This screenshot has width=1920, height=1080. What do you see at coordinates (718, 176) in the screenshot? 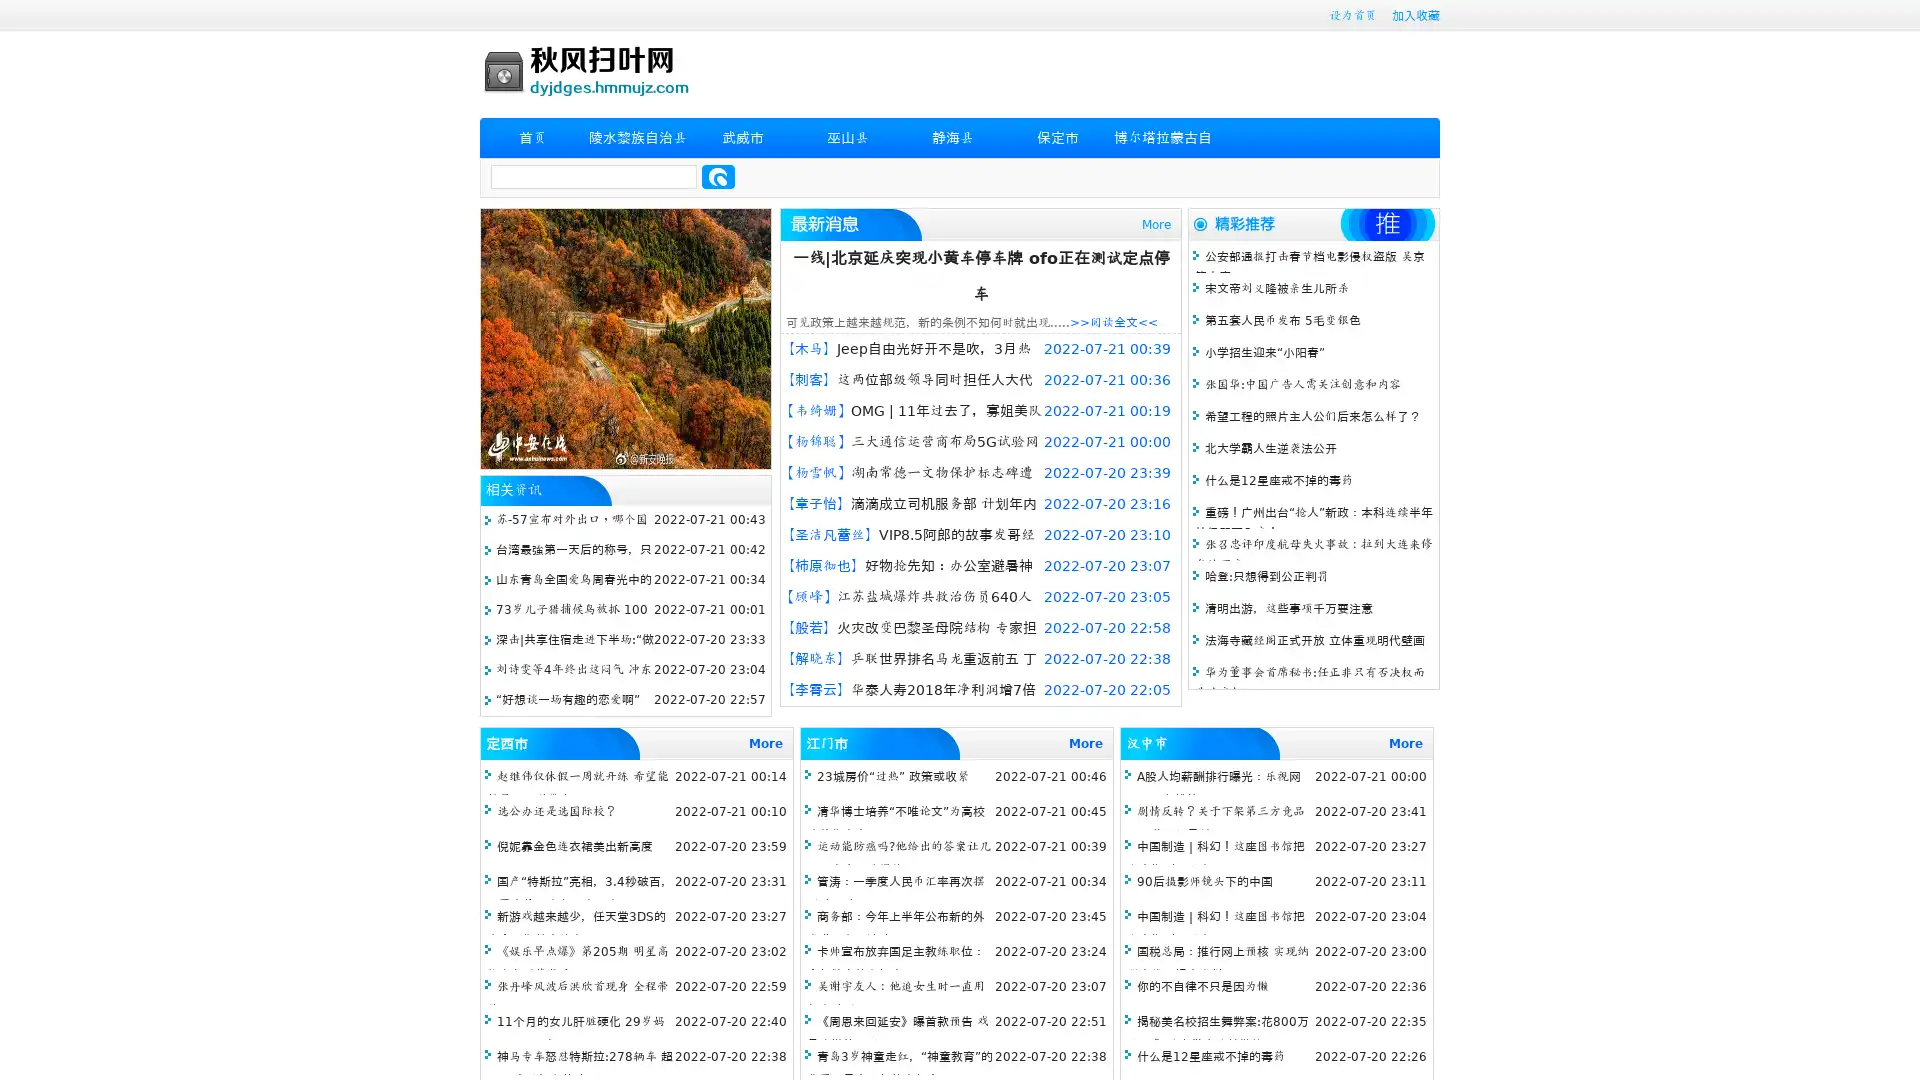
I see `Search` at bounding box center [718, 176].